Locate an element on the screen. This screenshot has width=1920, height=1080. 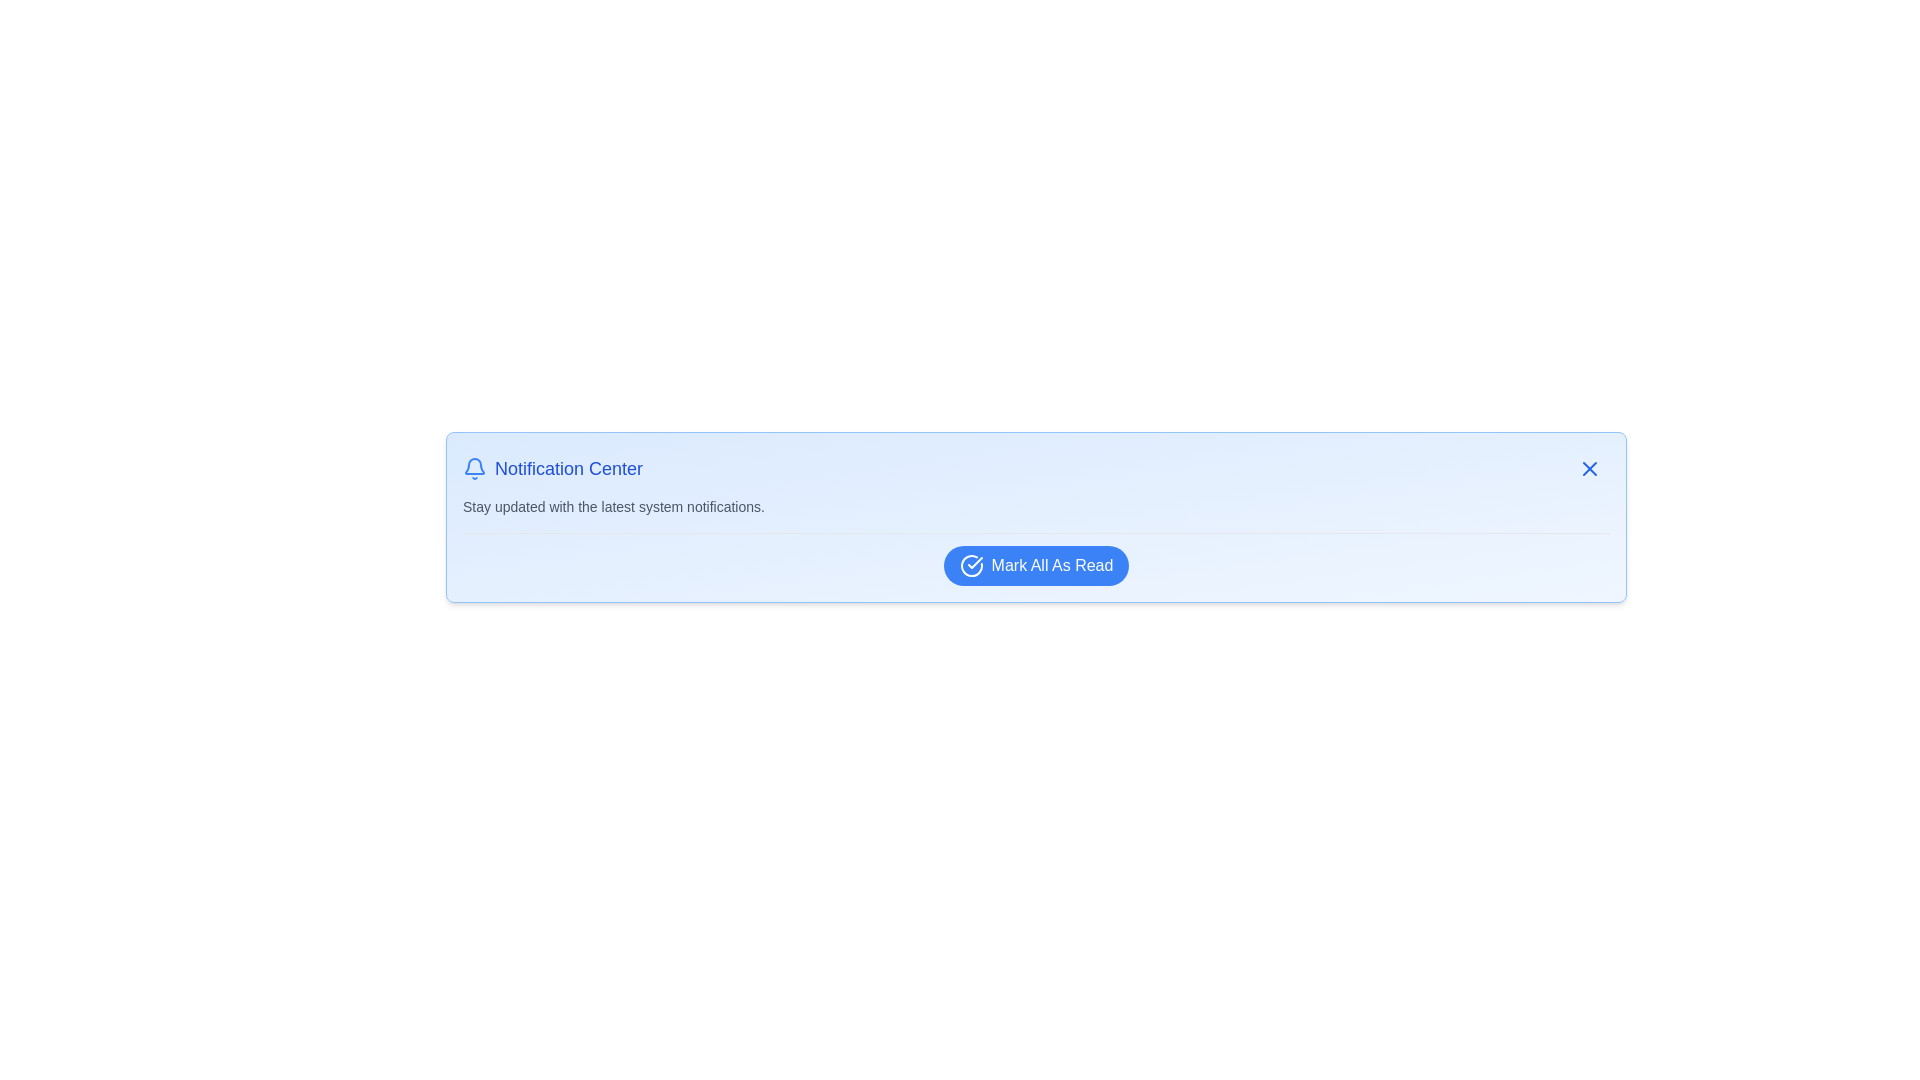
the close button located in the top-right corner of the blue notification panel is located at coordinates (1588, 469).